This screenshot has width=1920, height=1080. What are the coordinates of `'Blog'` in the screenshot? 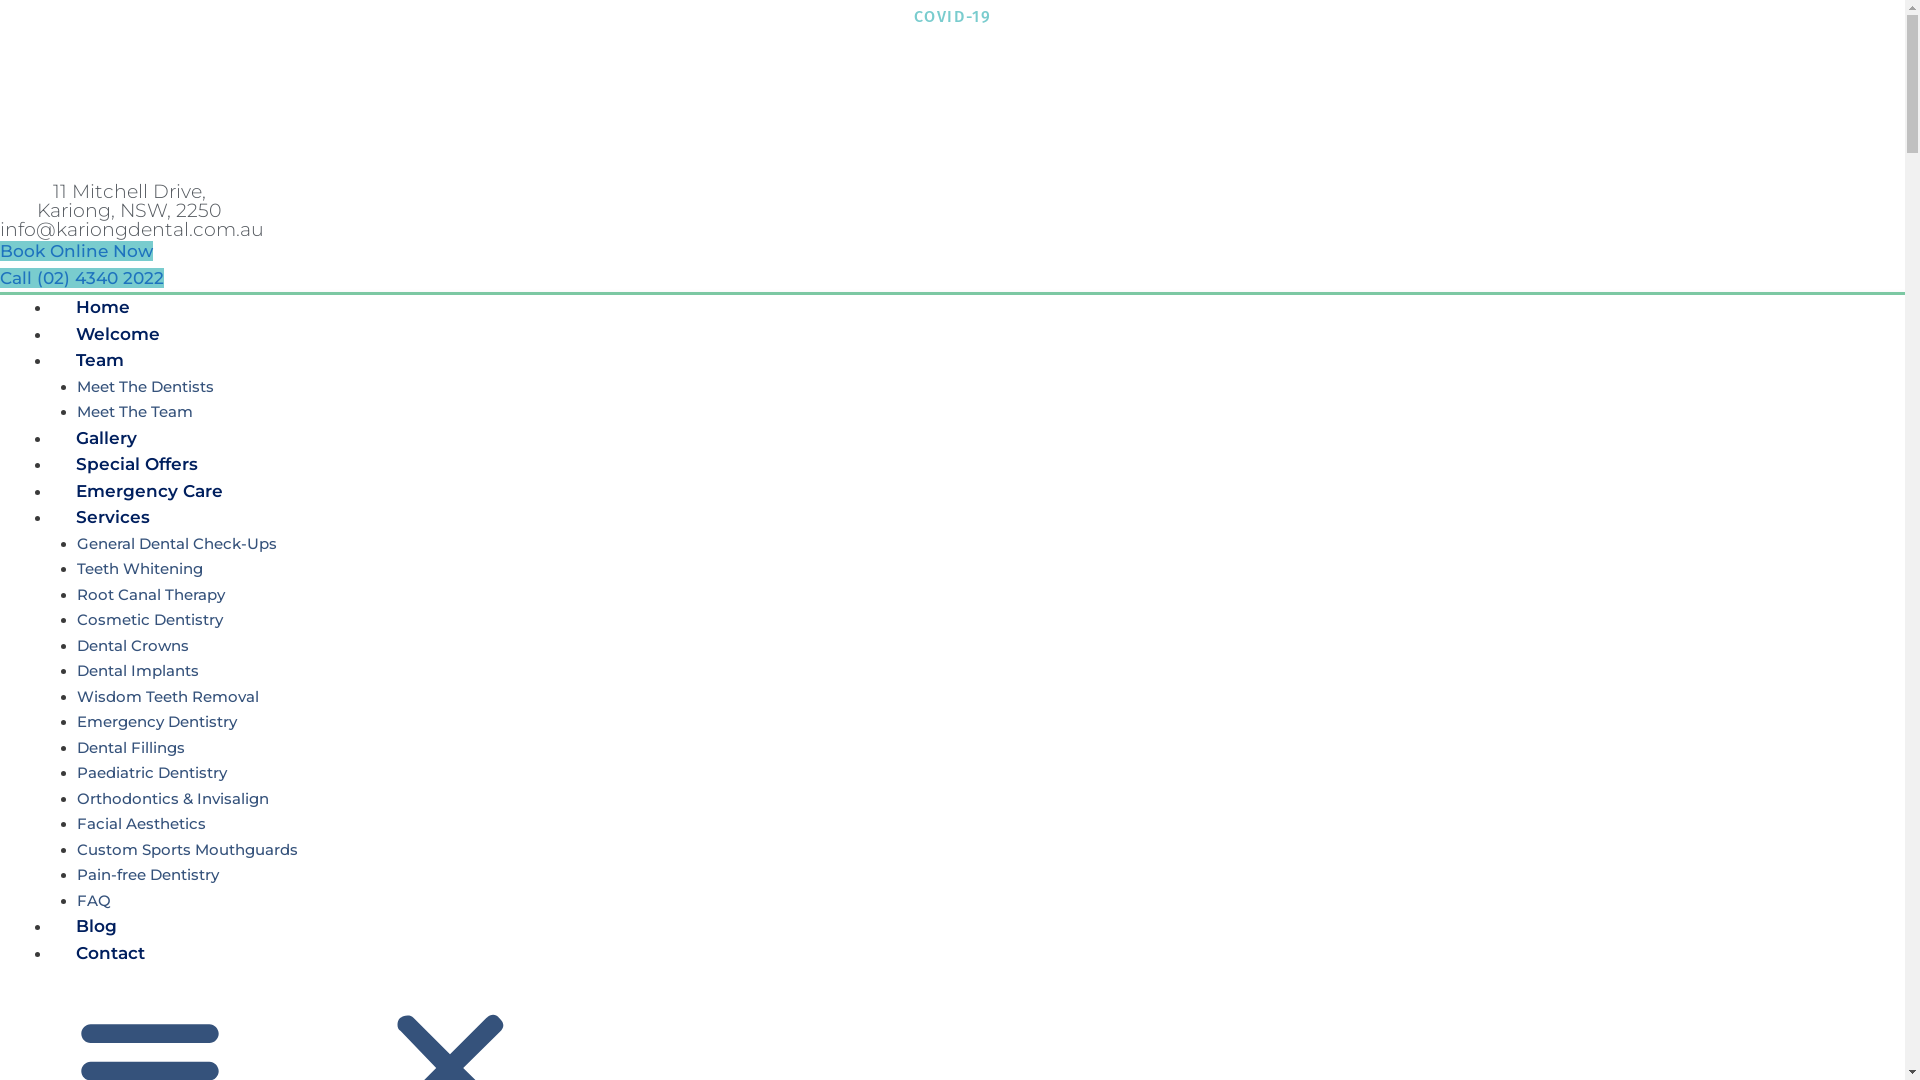 It's located at (95, 925).